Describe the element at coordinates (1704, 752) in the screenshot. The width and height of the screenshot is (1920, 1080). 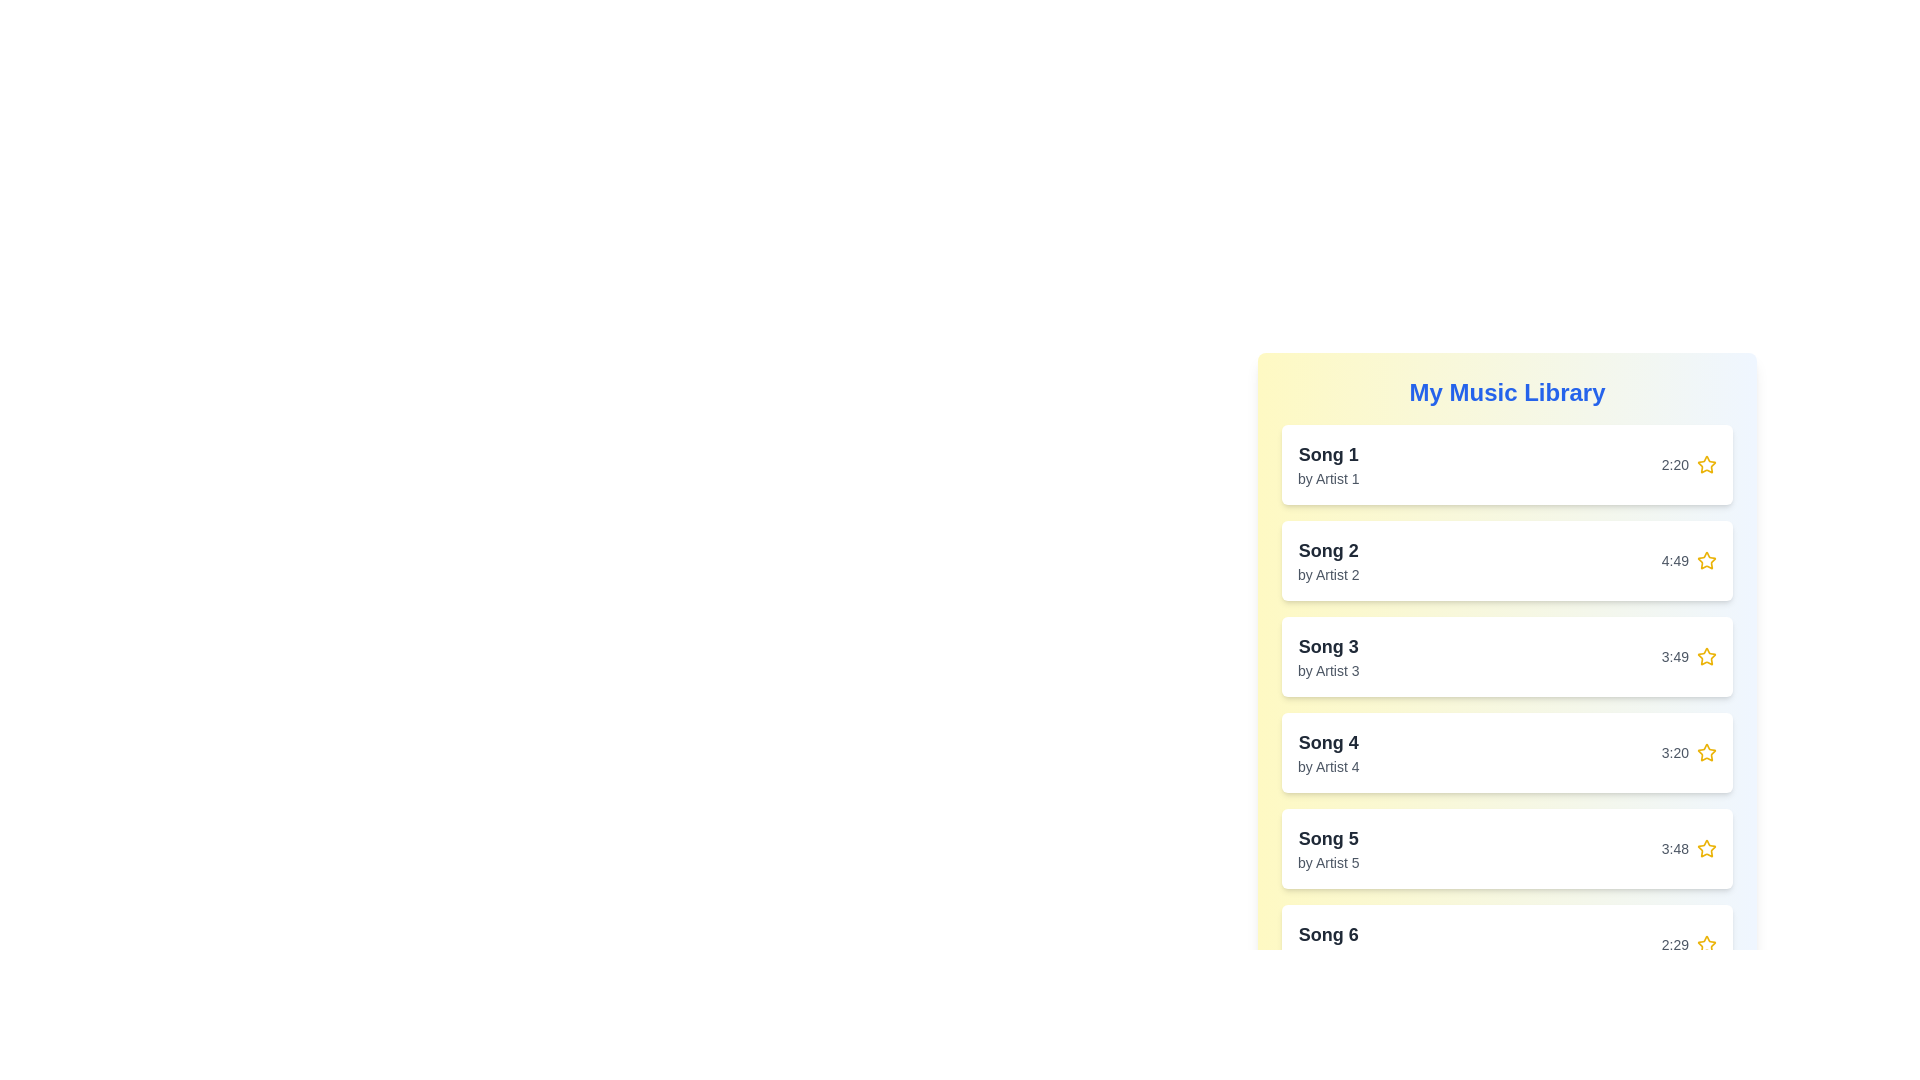
I see `the yellow star icon next to '3:20' to favorite 'Song 4' in the 'My Music Library' section` at that location.